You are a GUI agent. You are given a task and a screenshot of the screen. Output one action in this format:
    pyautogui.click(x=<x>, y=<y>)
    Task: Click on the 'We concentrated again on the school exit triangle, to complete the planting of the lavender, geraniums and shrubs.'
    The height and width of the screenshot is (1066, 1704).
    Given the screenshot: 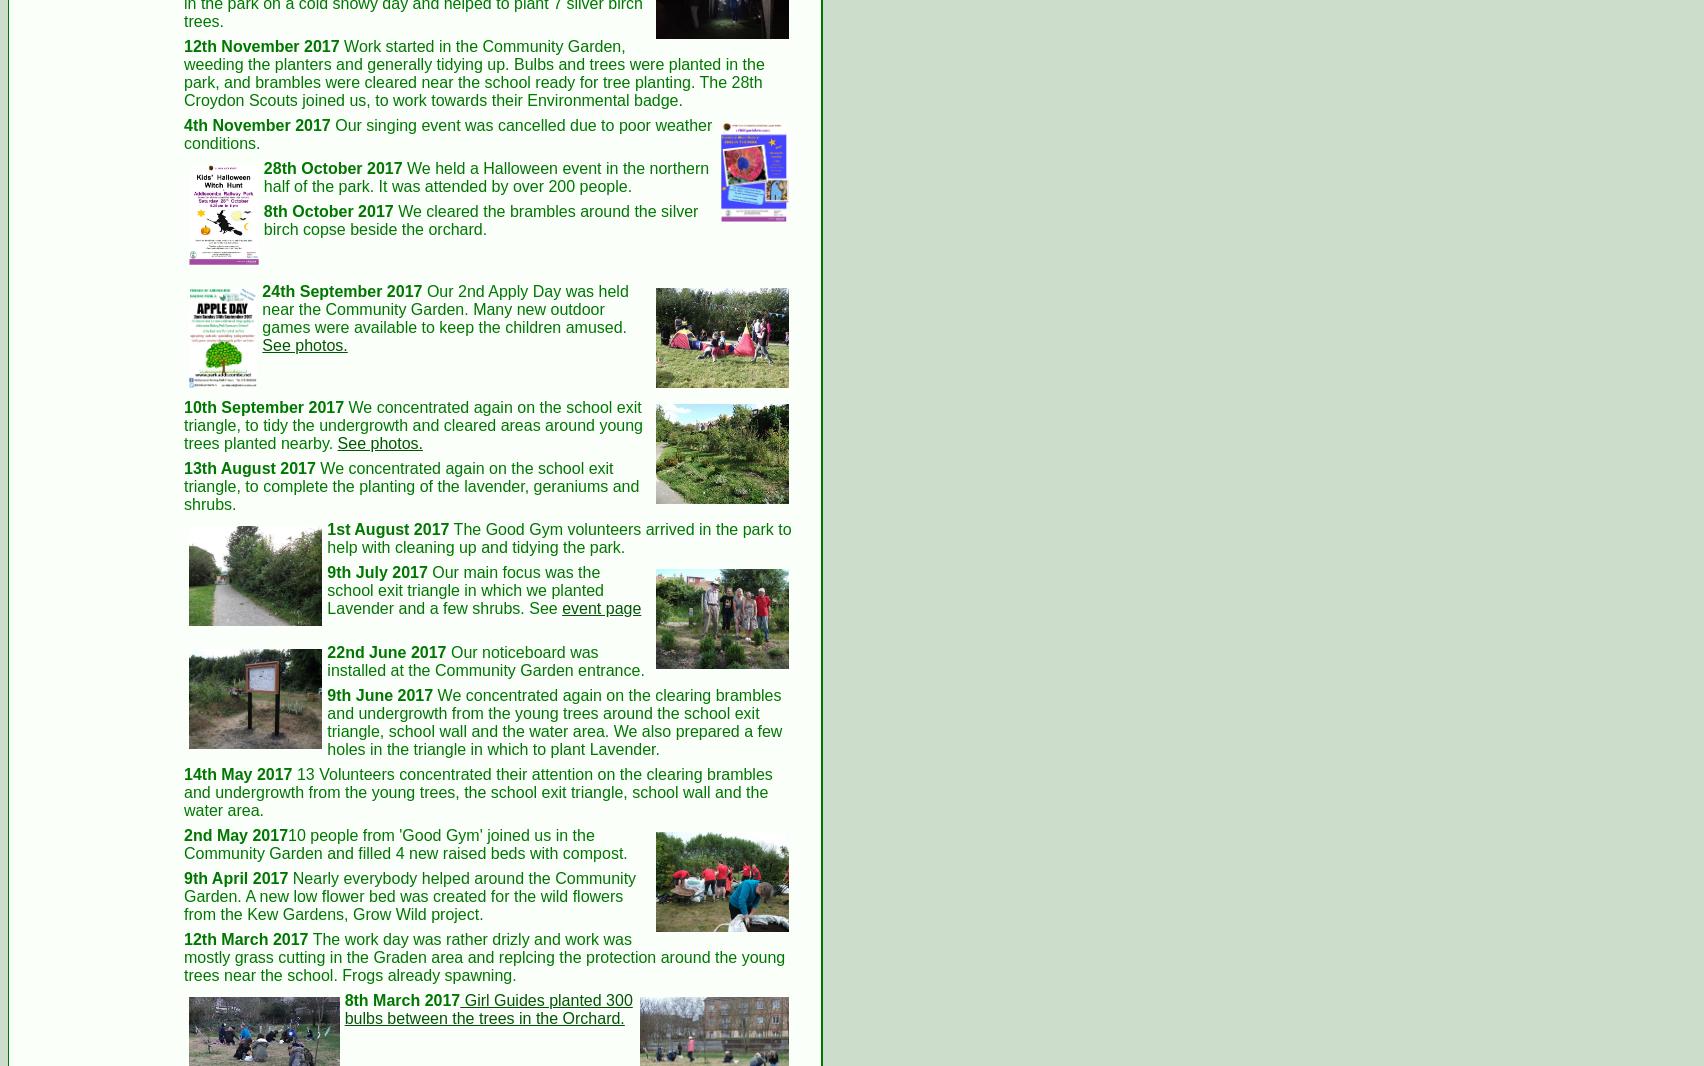 What is the action you would take?
    pyautogui.click(x=410, y=486)
    